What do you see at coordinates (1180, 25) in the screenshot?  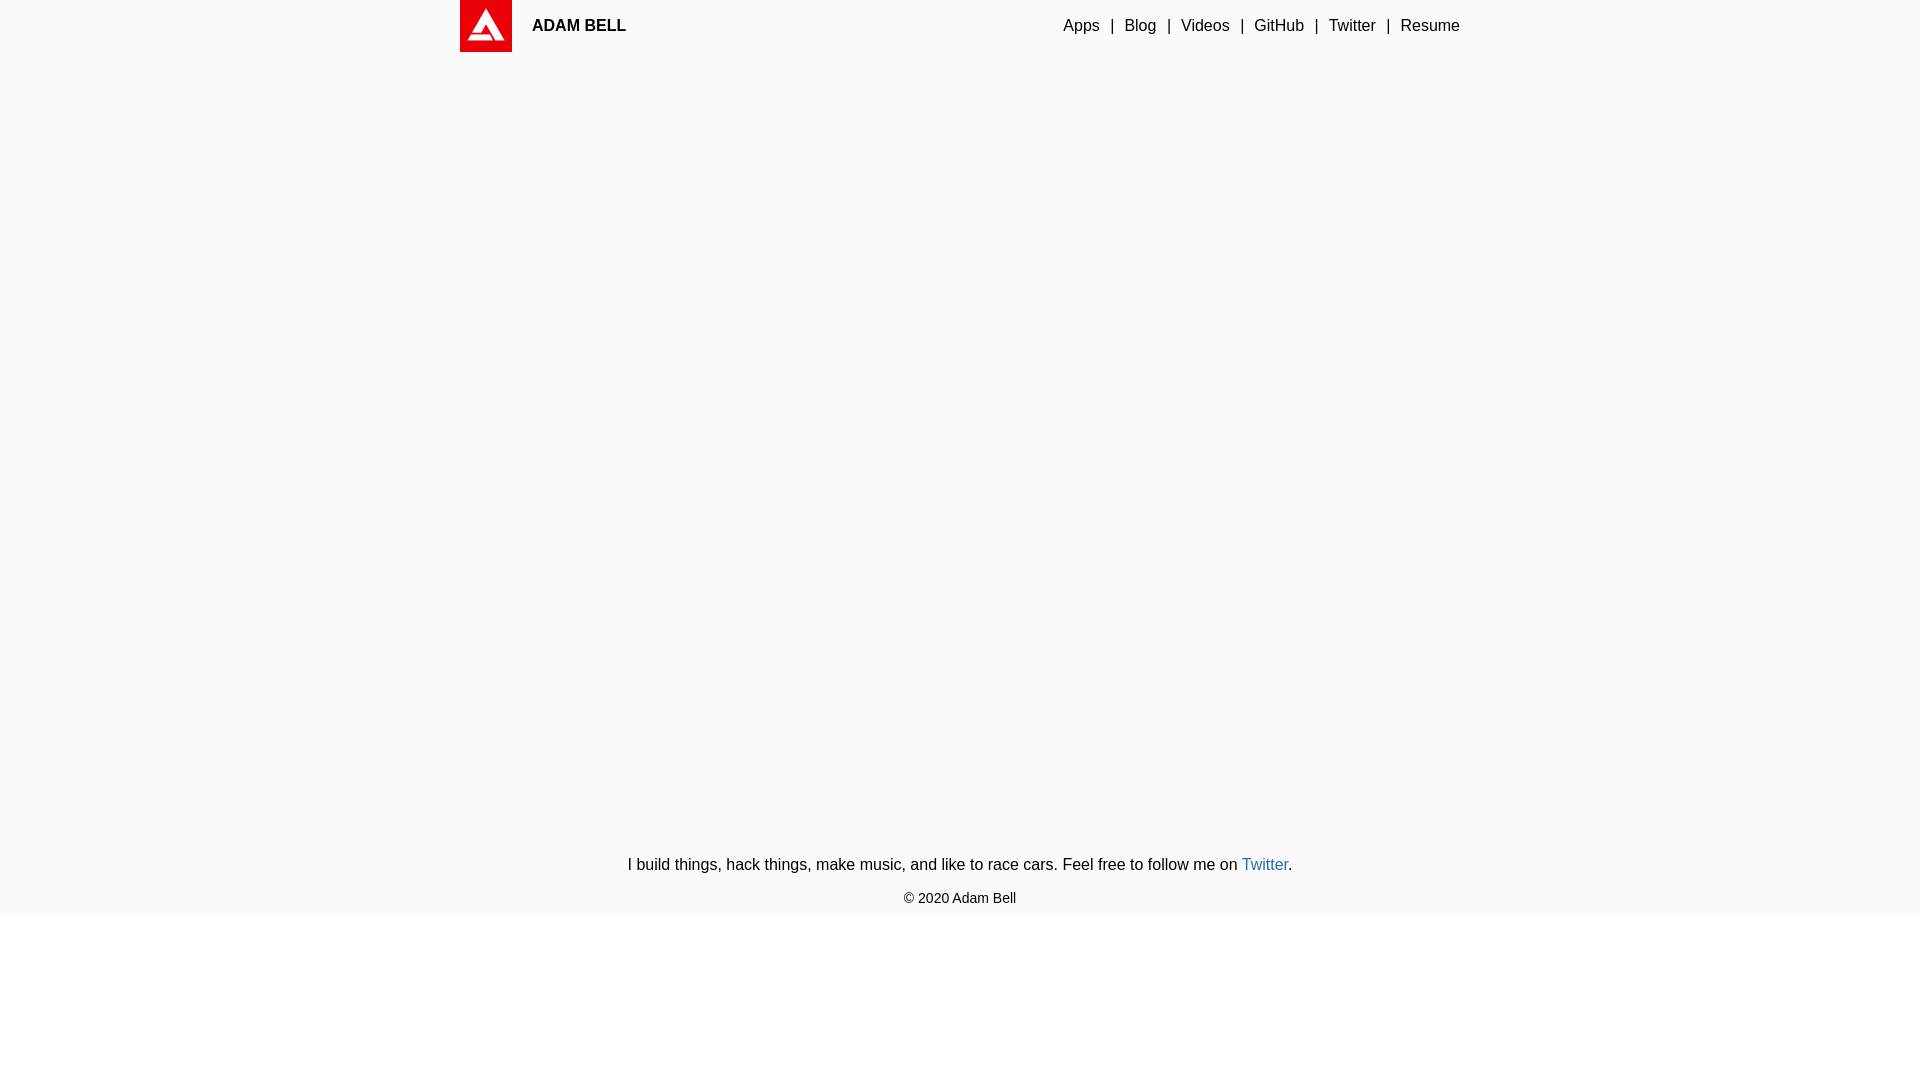 I see `'Videos'` at bounding box center [1180, 25].